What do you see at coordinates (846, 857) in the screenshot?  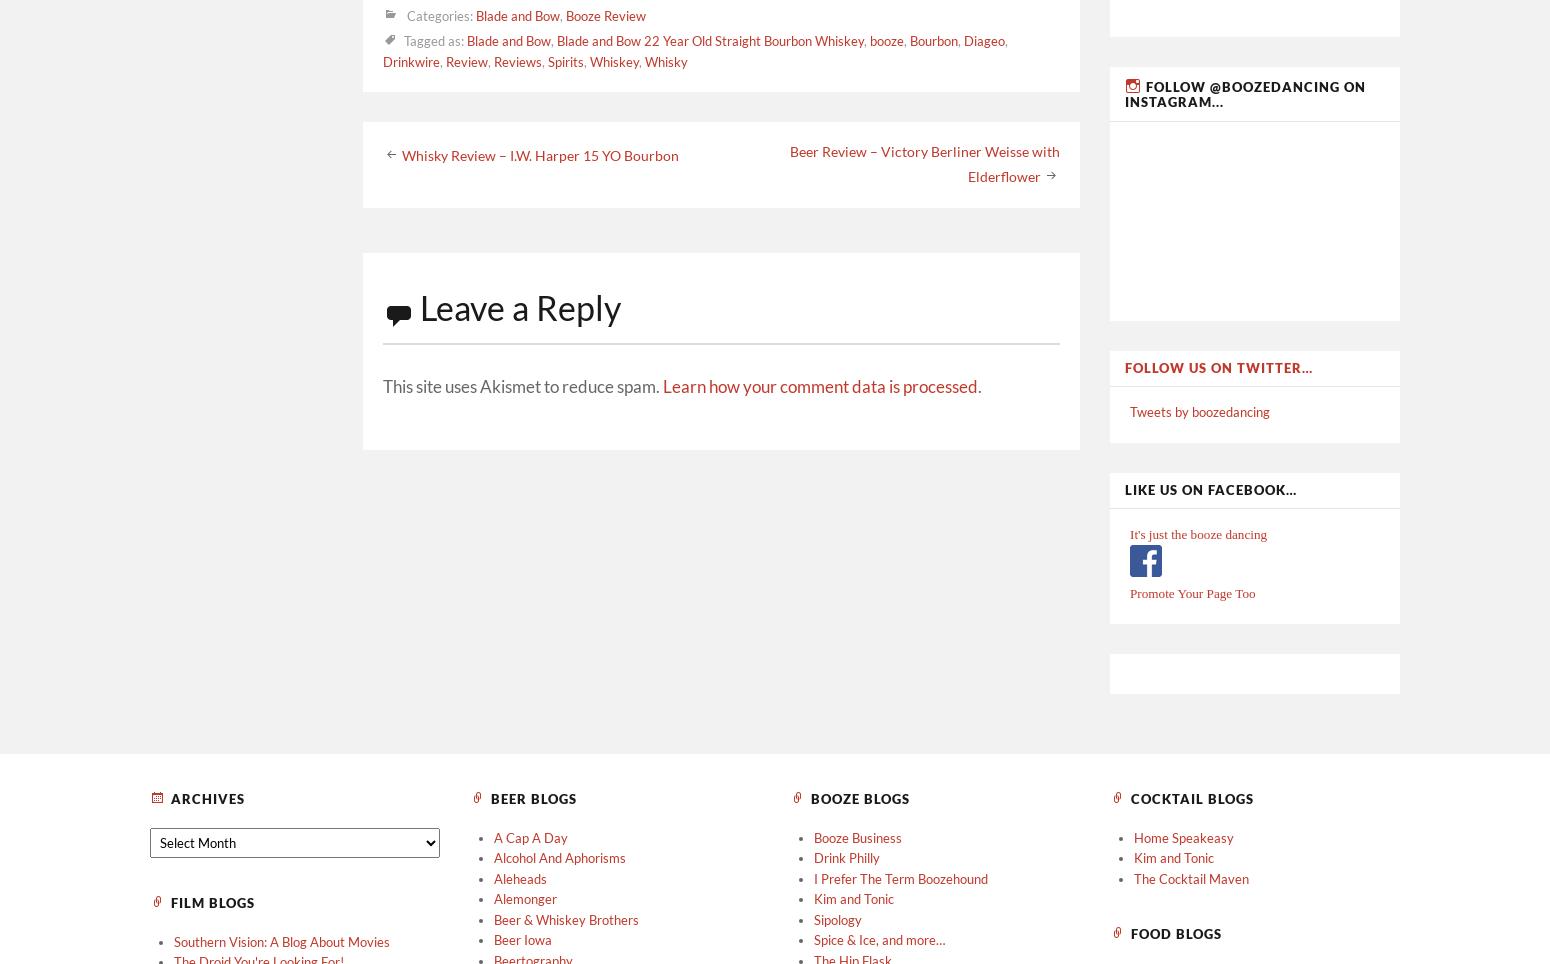 I see `'Drink Philly'` at bounding box center [846, 857].